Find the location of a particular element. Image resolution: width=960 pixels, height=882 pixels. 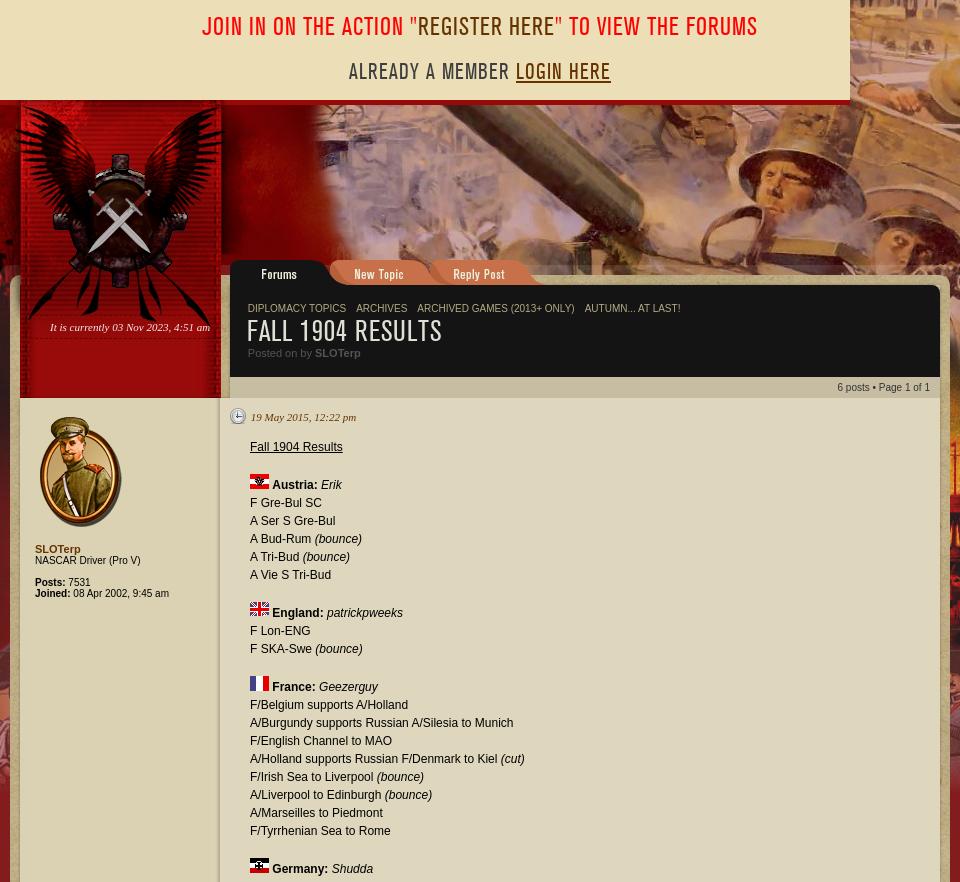

'A Tri-Bud' is located at coordinates (248, 555).